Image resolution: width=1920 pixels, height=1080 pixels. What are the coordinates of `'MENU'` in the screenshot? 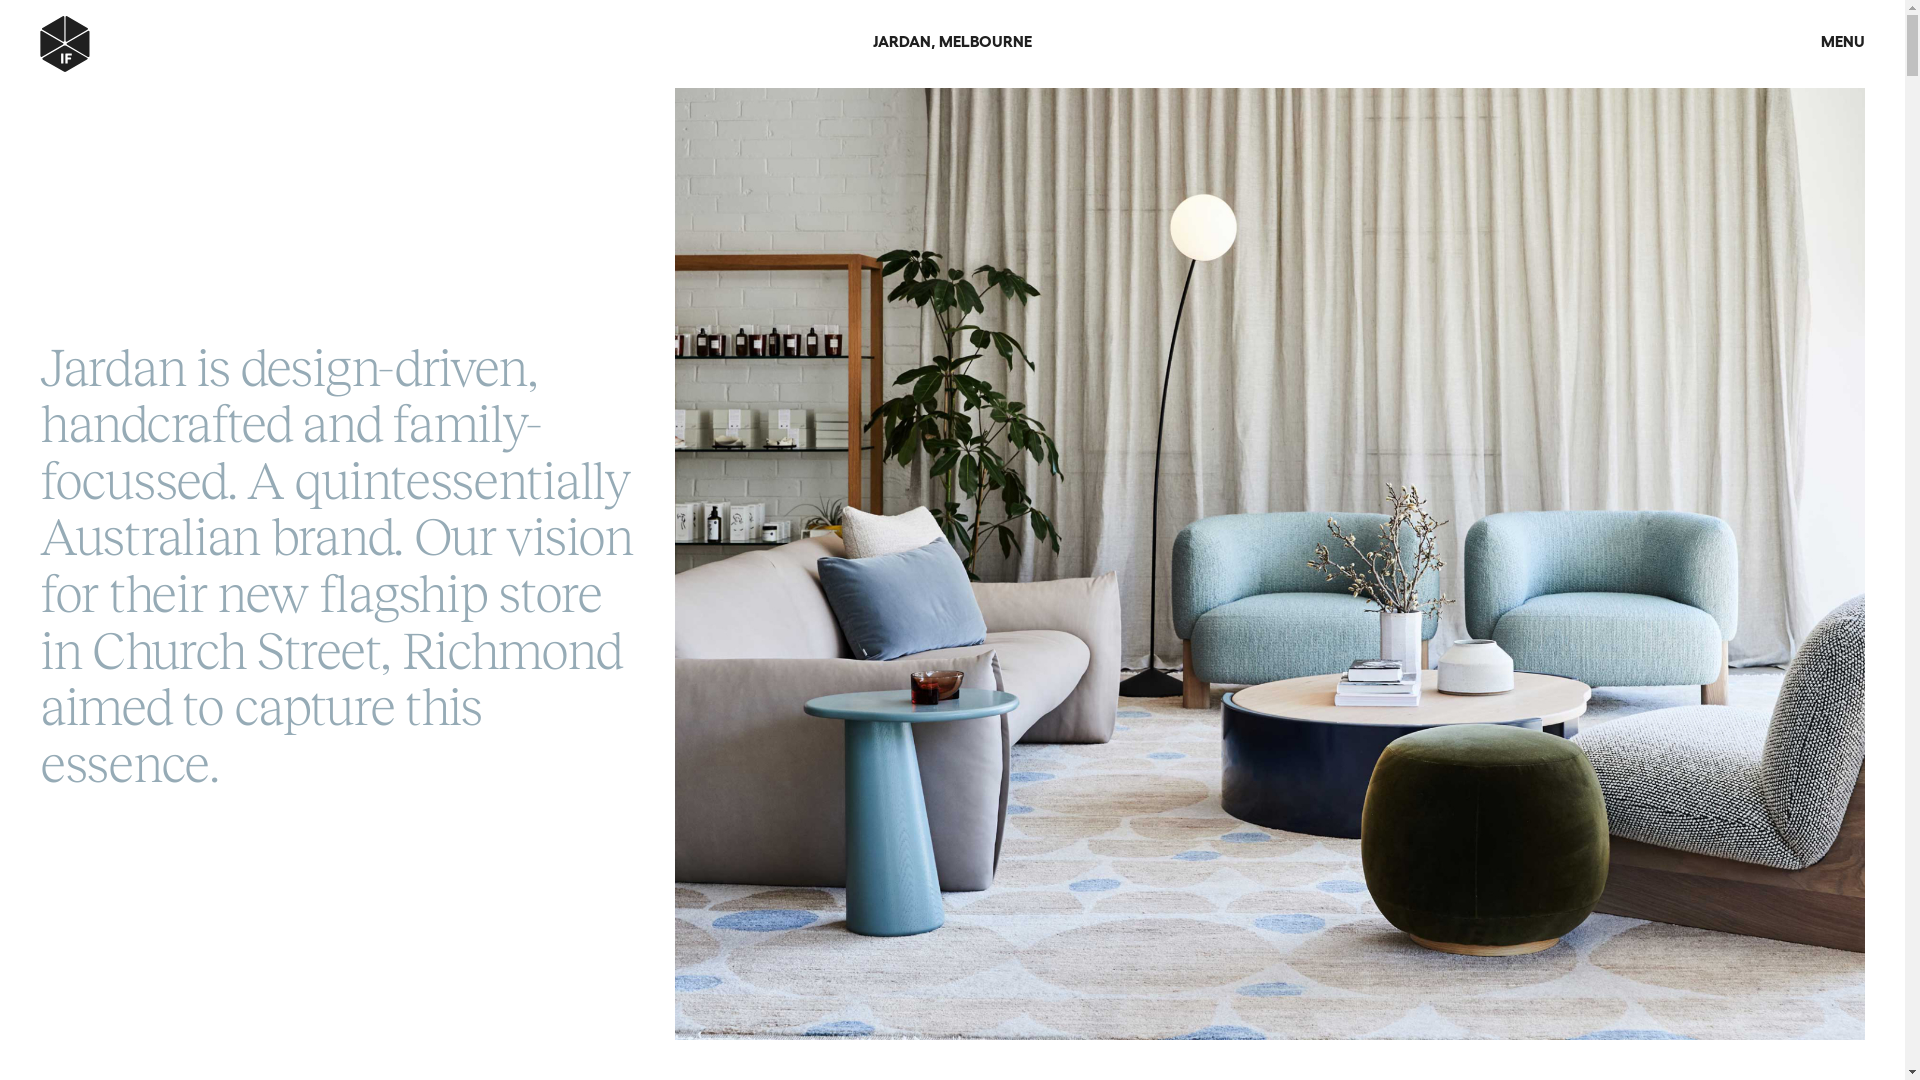 It's located at (1842, 39).